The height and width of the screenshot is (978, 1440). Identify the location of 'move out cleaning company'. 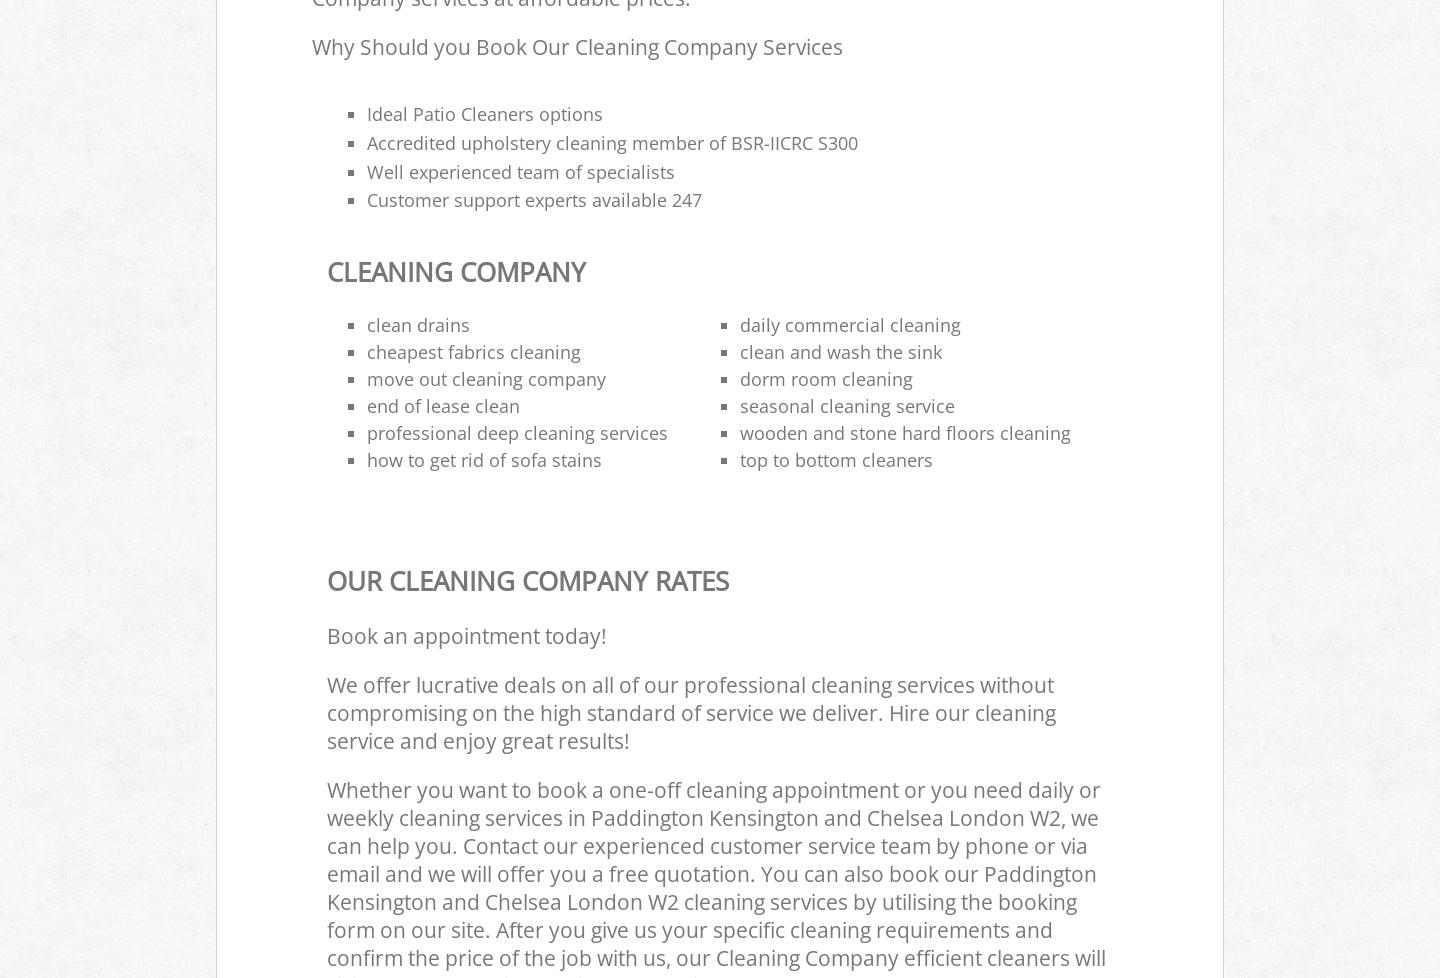
(485, 377).